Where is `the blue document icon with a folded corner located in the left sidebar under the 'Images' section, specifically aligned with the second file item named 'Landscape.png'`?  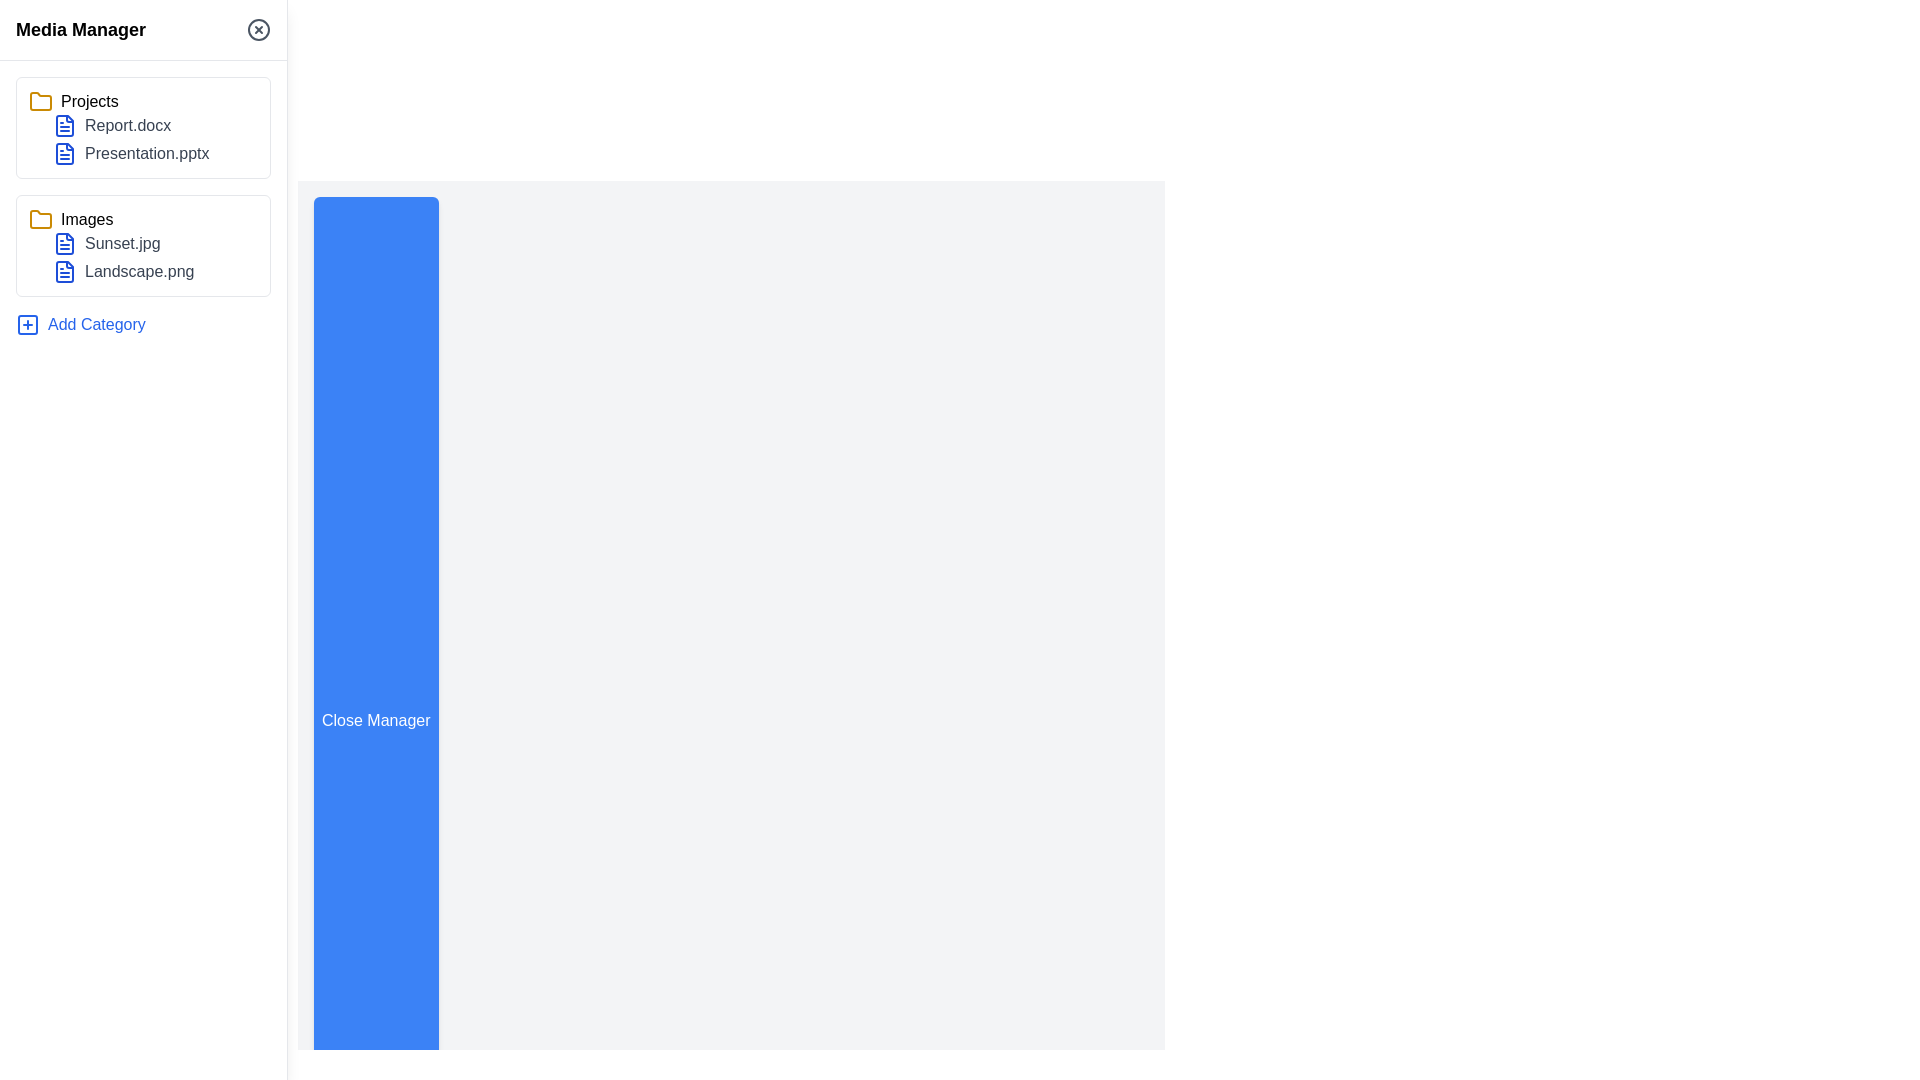
the blue document icon with a folded corner located in the left sidebar under the 'Images' section, specifically aligned with the second file item named 'Landscape.png' is located at coordinates (65, 272).